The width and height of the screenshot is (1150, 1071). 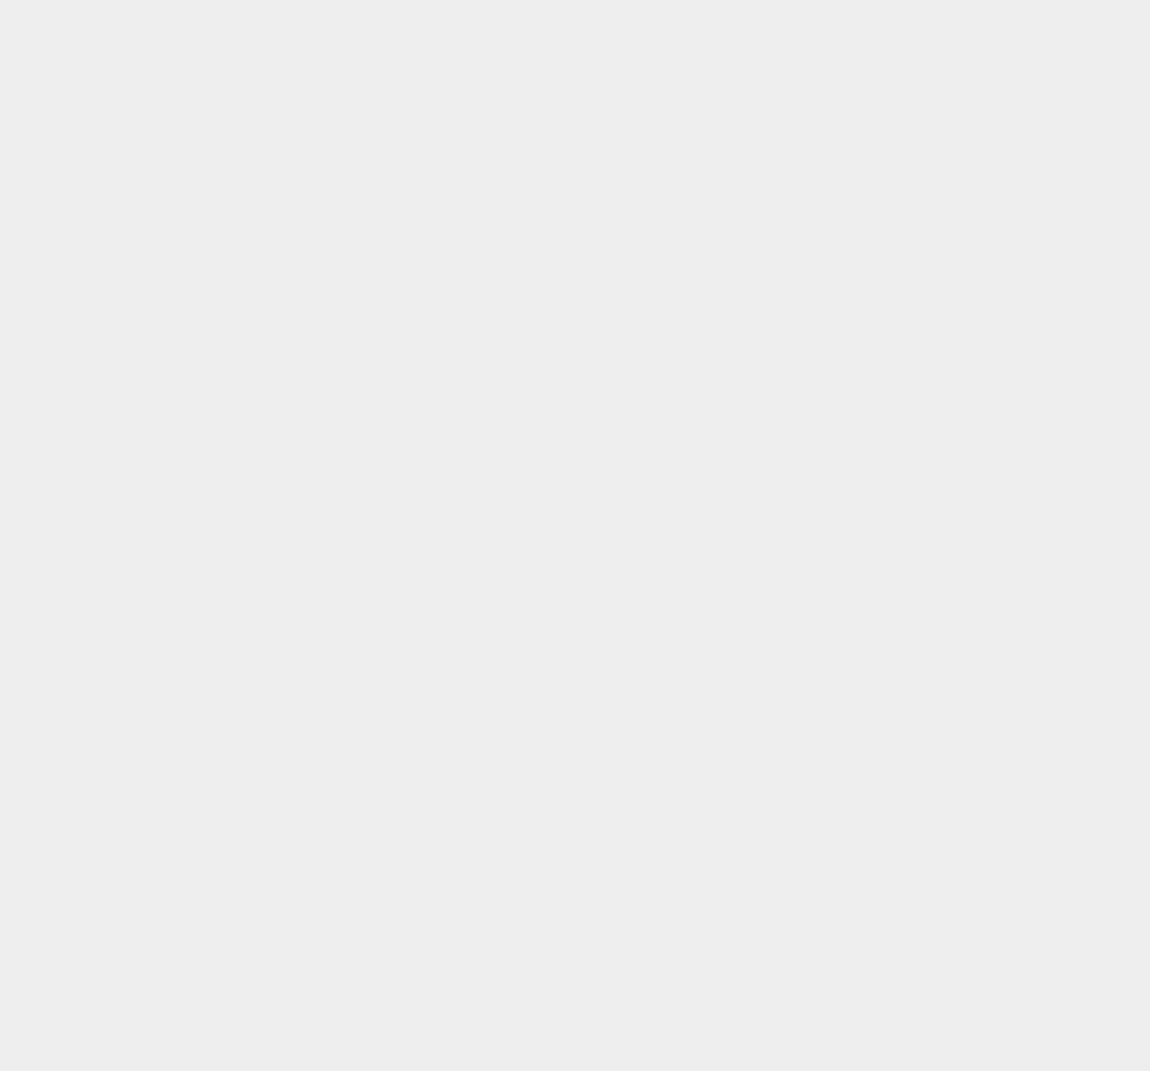 What do you see at coordinates (821, 196) in the screenshot?
I see `'4G'` at bounding box center [821, 196].